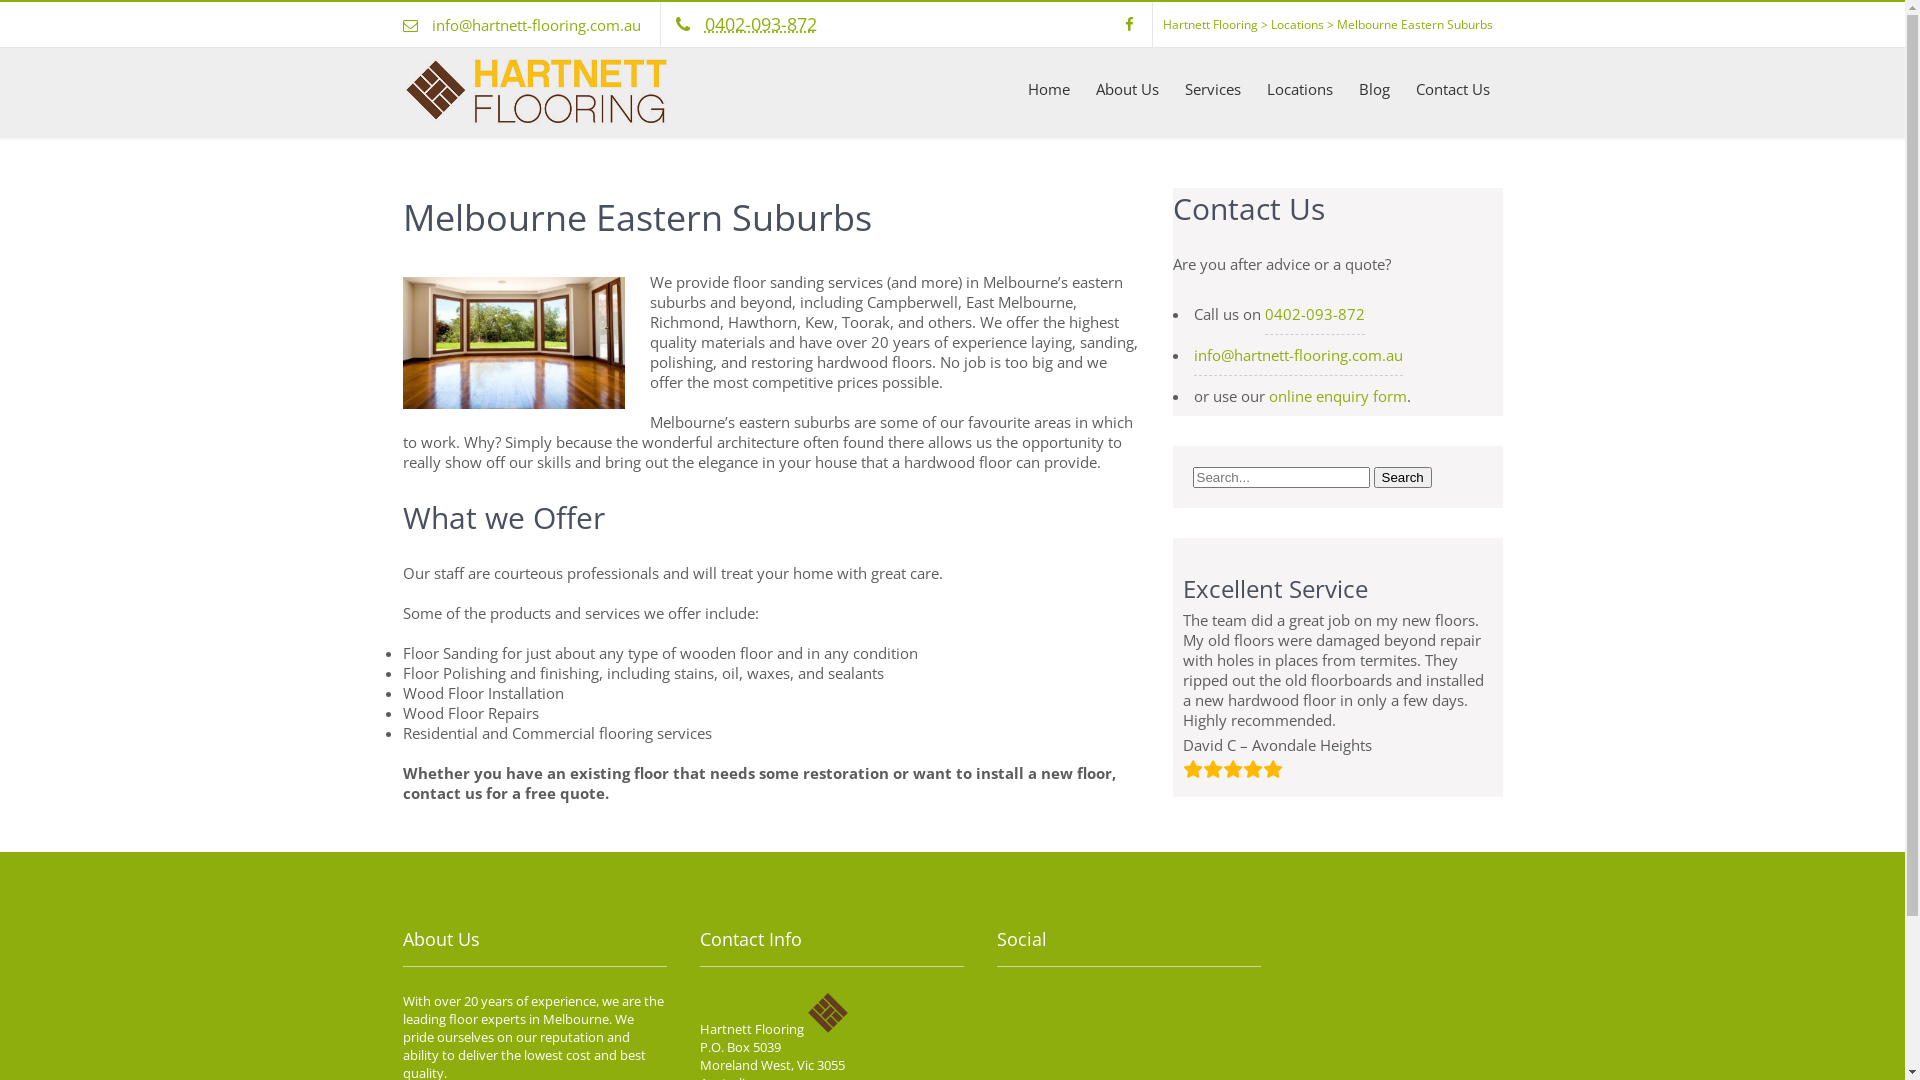 The width and height of the screenshot is (1920, 1080). Describe the element at coordinates (431, 24) in the screenshot. I see `'info@hartnett-flooring.com.au'` at that location.